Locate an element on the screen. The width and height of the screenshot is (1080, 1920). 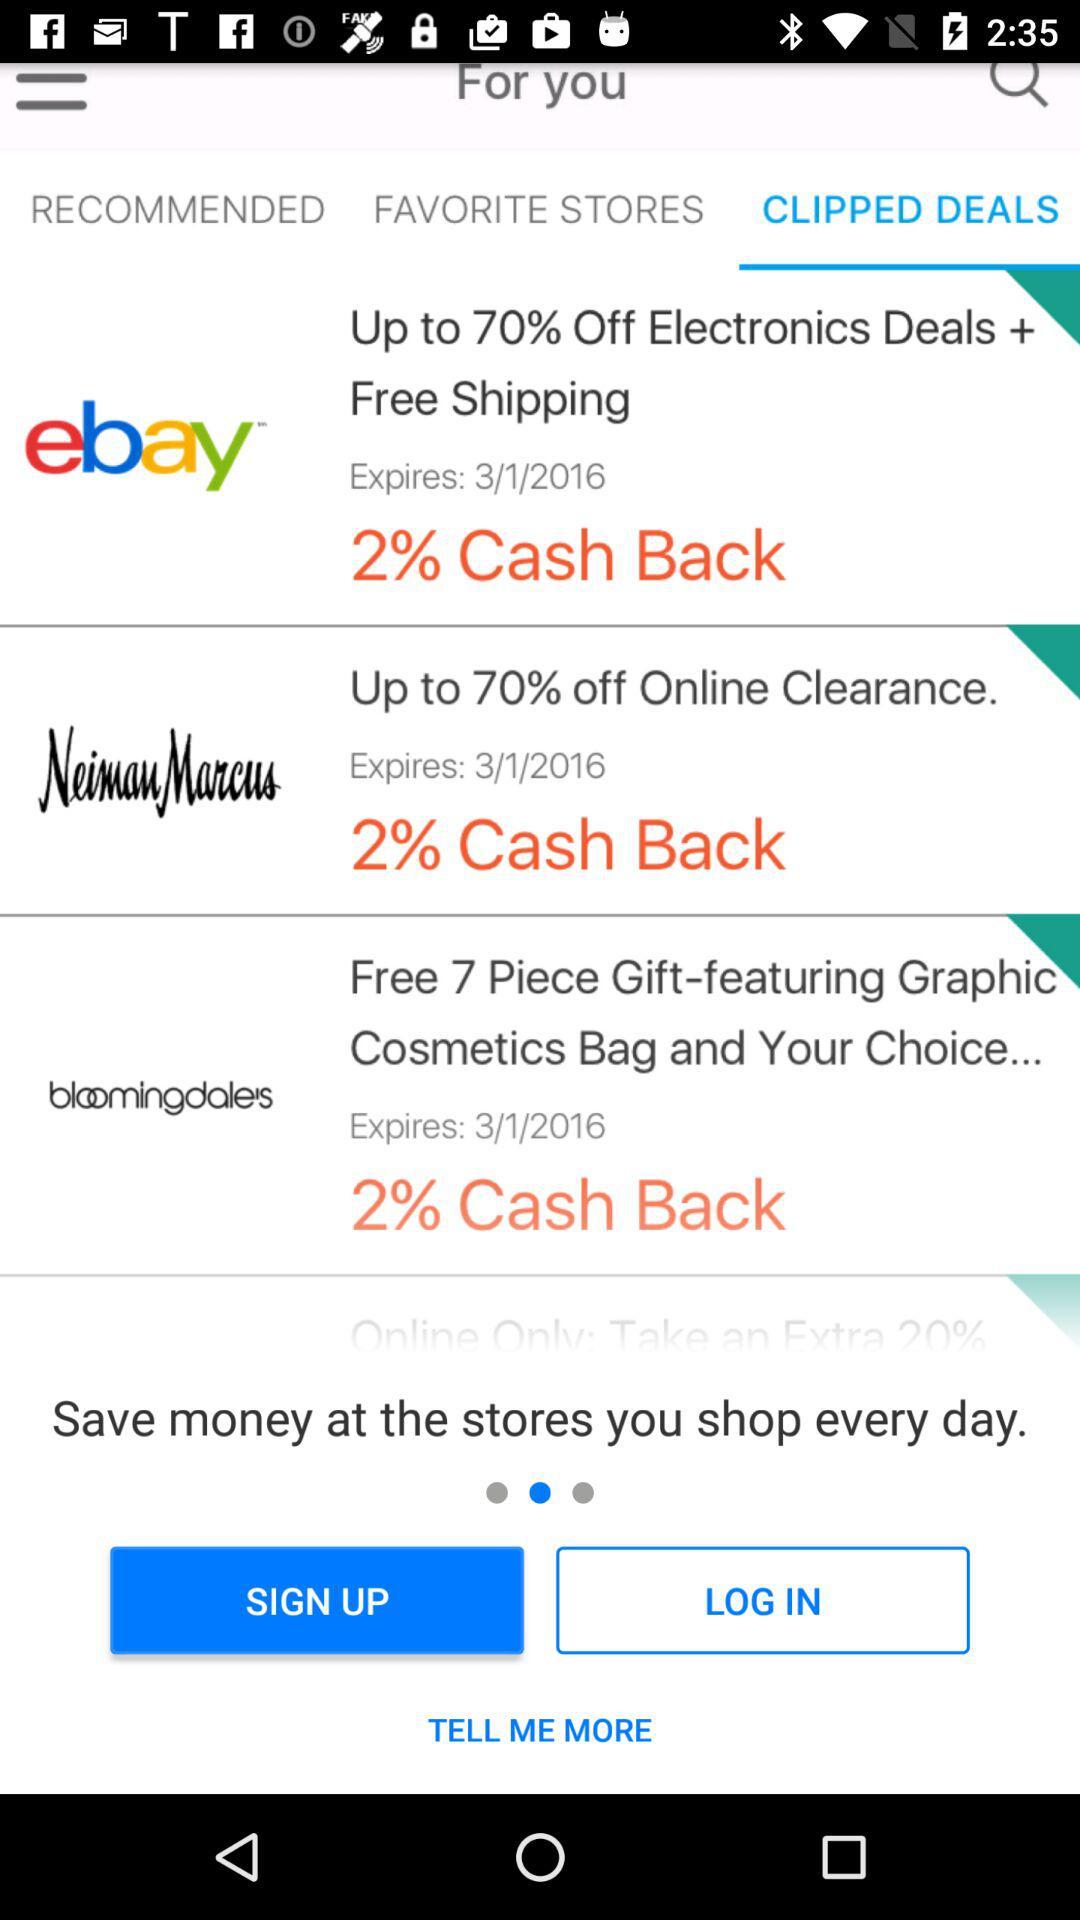
the icon below the sign up is located at coordinates (540, 1728).